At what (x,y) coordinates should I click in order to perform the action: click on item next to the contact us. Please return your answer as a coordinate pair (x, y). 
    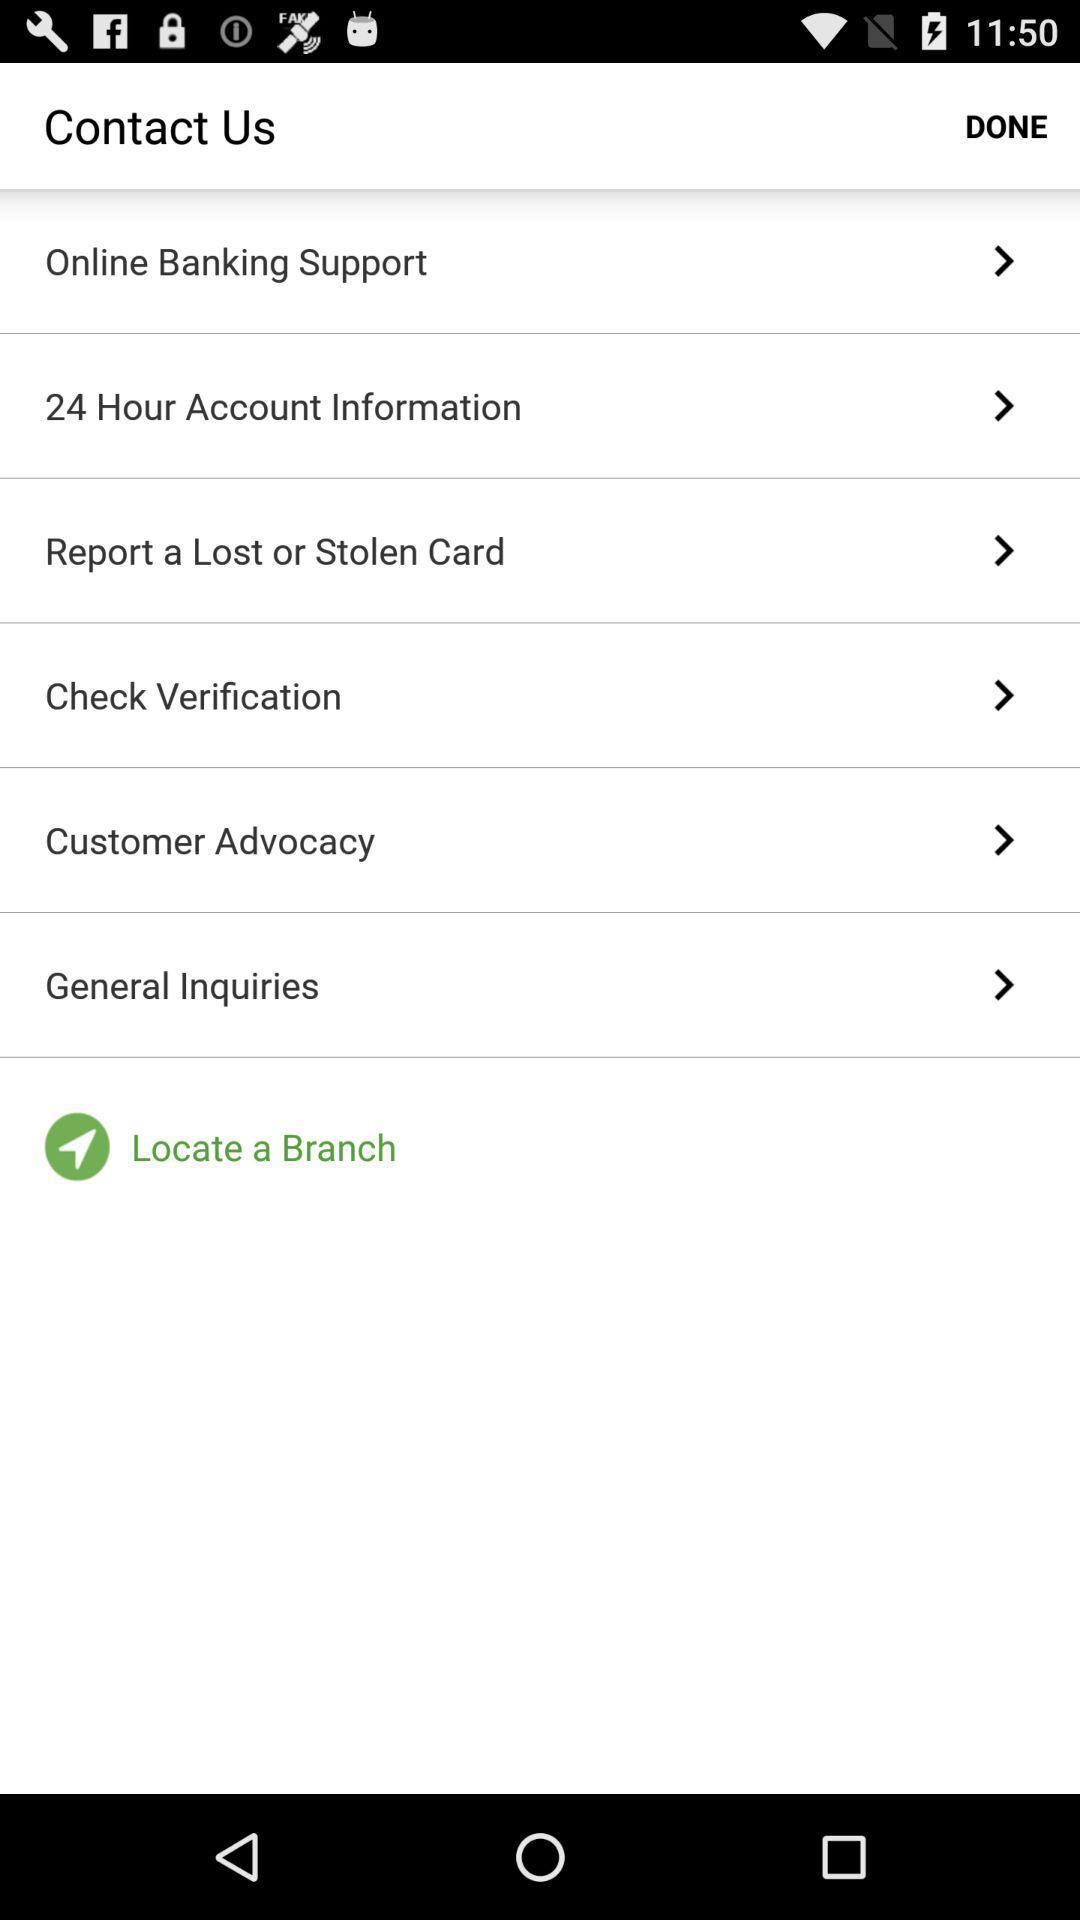
    Looking at the image, I should click on (1006, 124).